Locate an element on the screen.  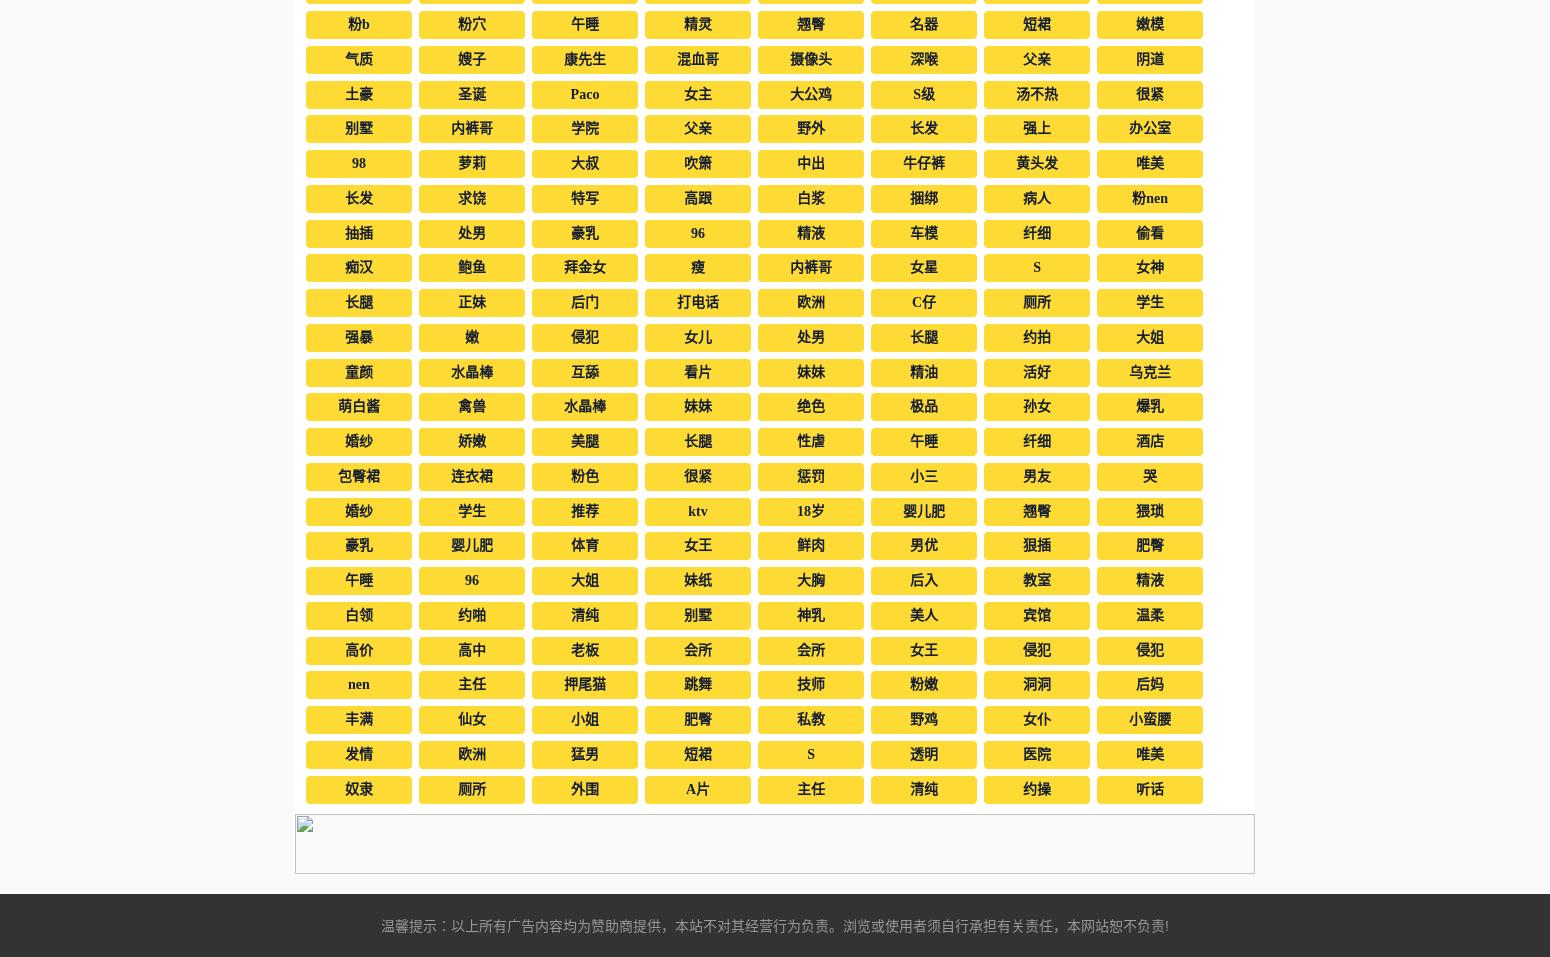
'C仔' is located at coordinates (923, 302).